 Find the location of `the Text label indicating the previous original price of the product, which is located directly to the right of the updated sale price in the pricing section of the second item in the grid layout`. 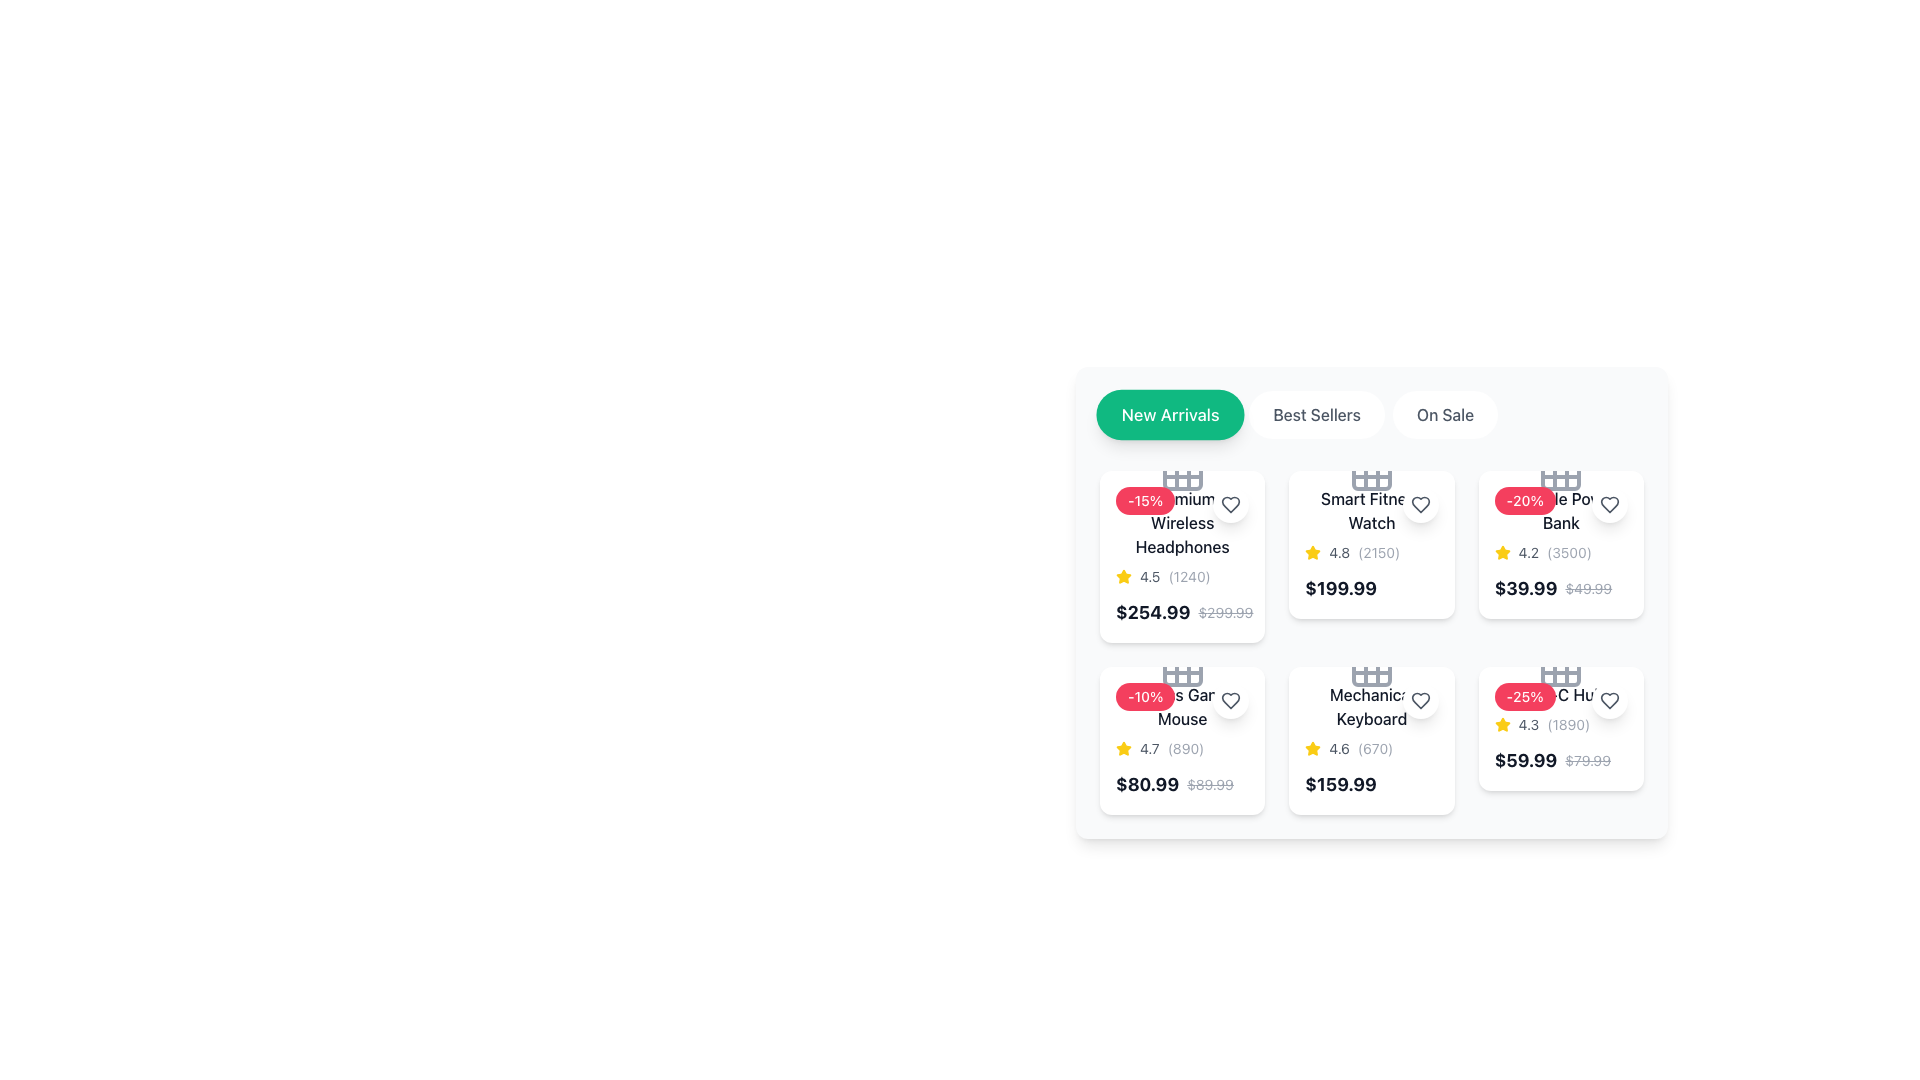

the Text label indicating the previous original price of the product, which is located directly to the right of the updated sale price in the pricing section of the second item in the grid layout is located at coordinates (1209, 784).